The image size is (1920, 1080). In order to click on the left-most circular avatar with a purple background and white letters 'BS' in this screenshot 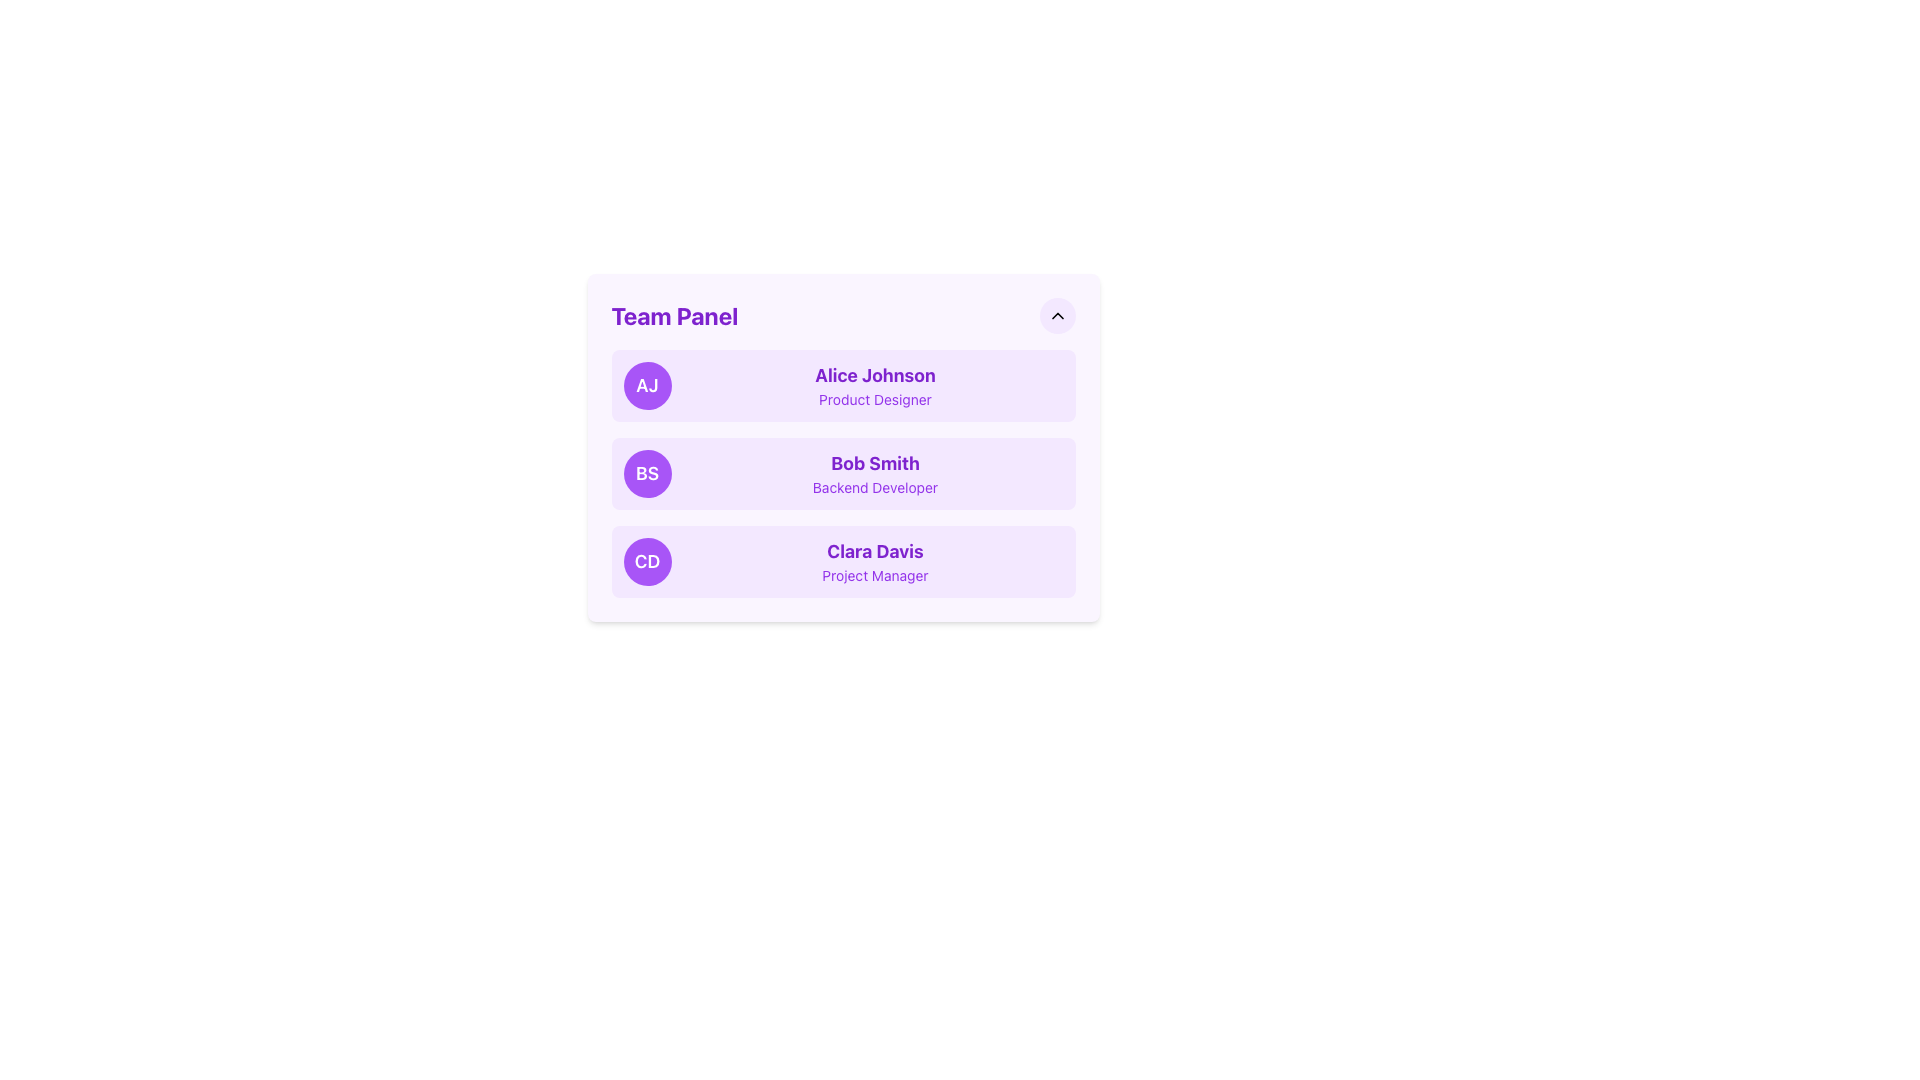, I will do `click(647, 474)`.